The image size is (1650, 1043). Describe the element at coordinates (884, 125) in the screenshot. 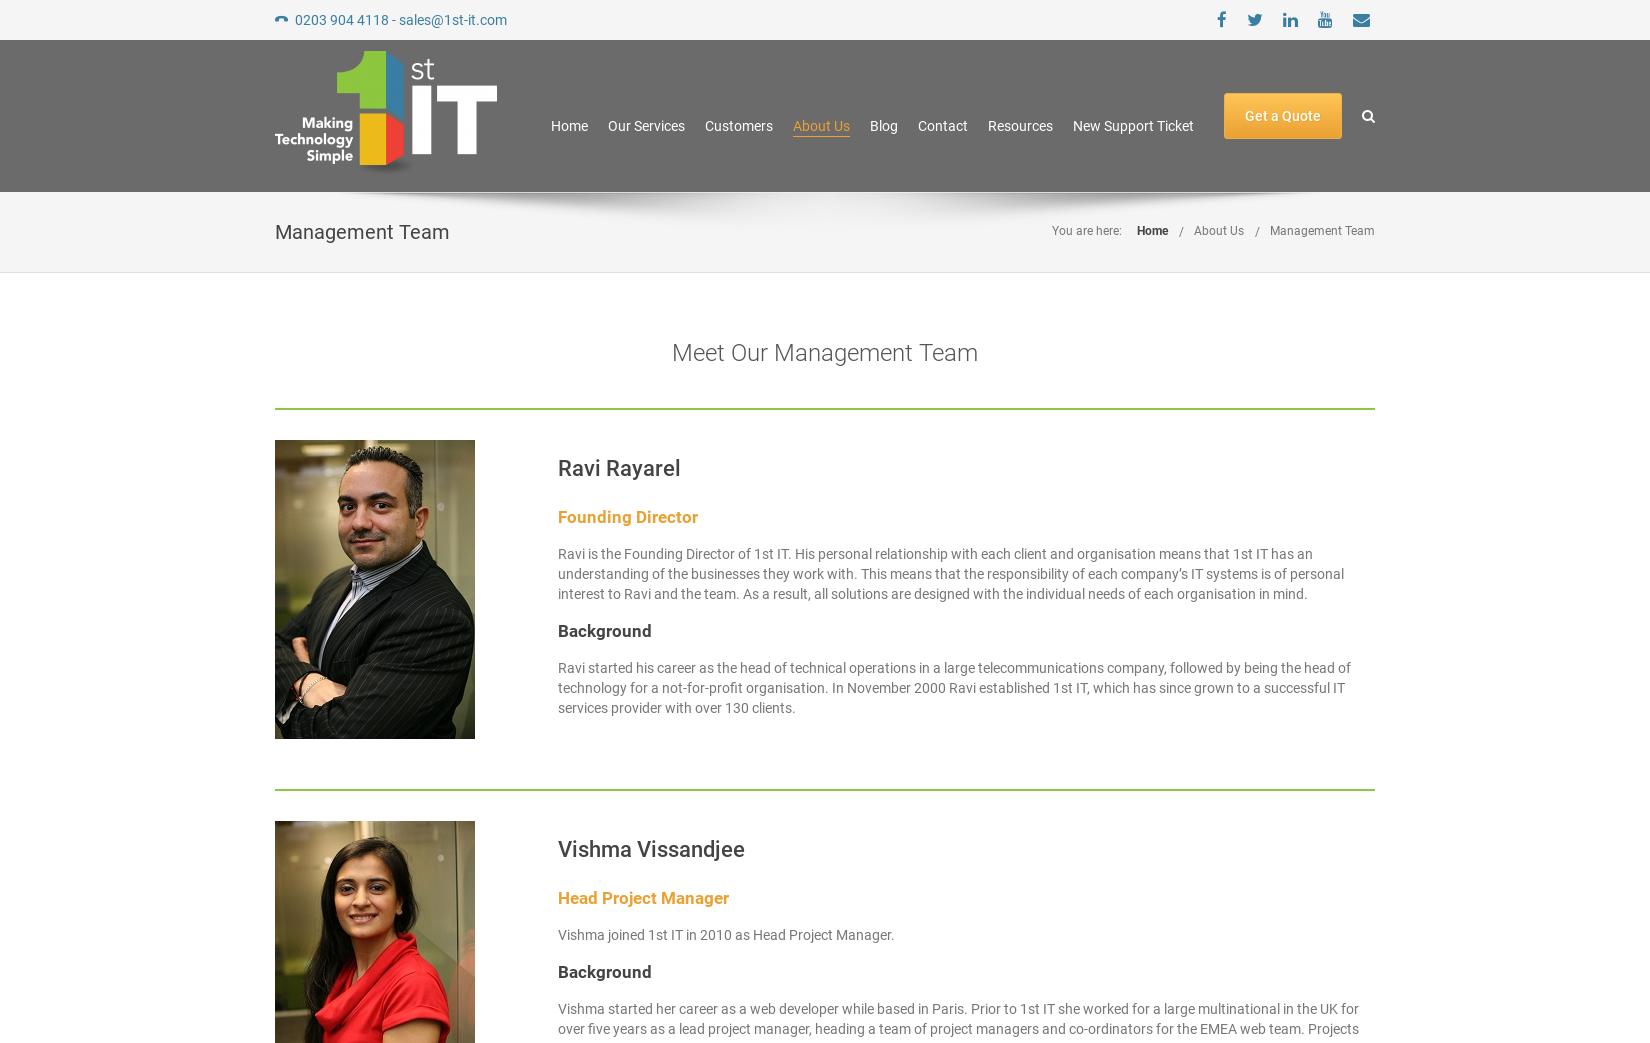

I see `'Blog'` at that location.